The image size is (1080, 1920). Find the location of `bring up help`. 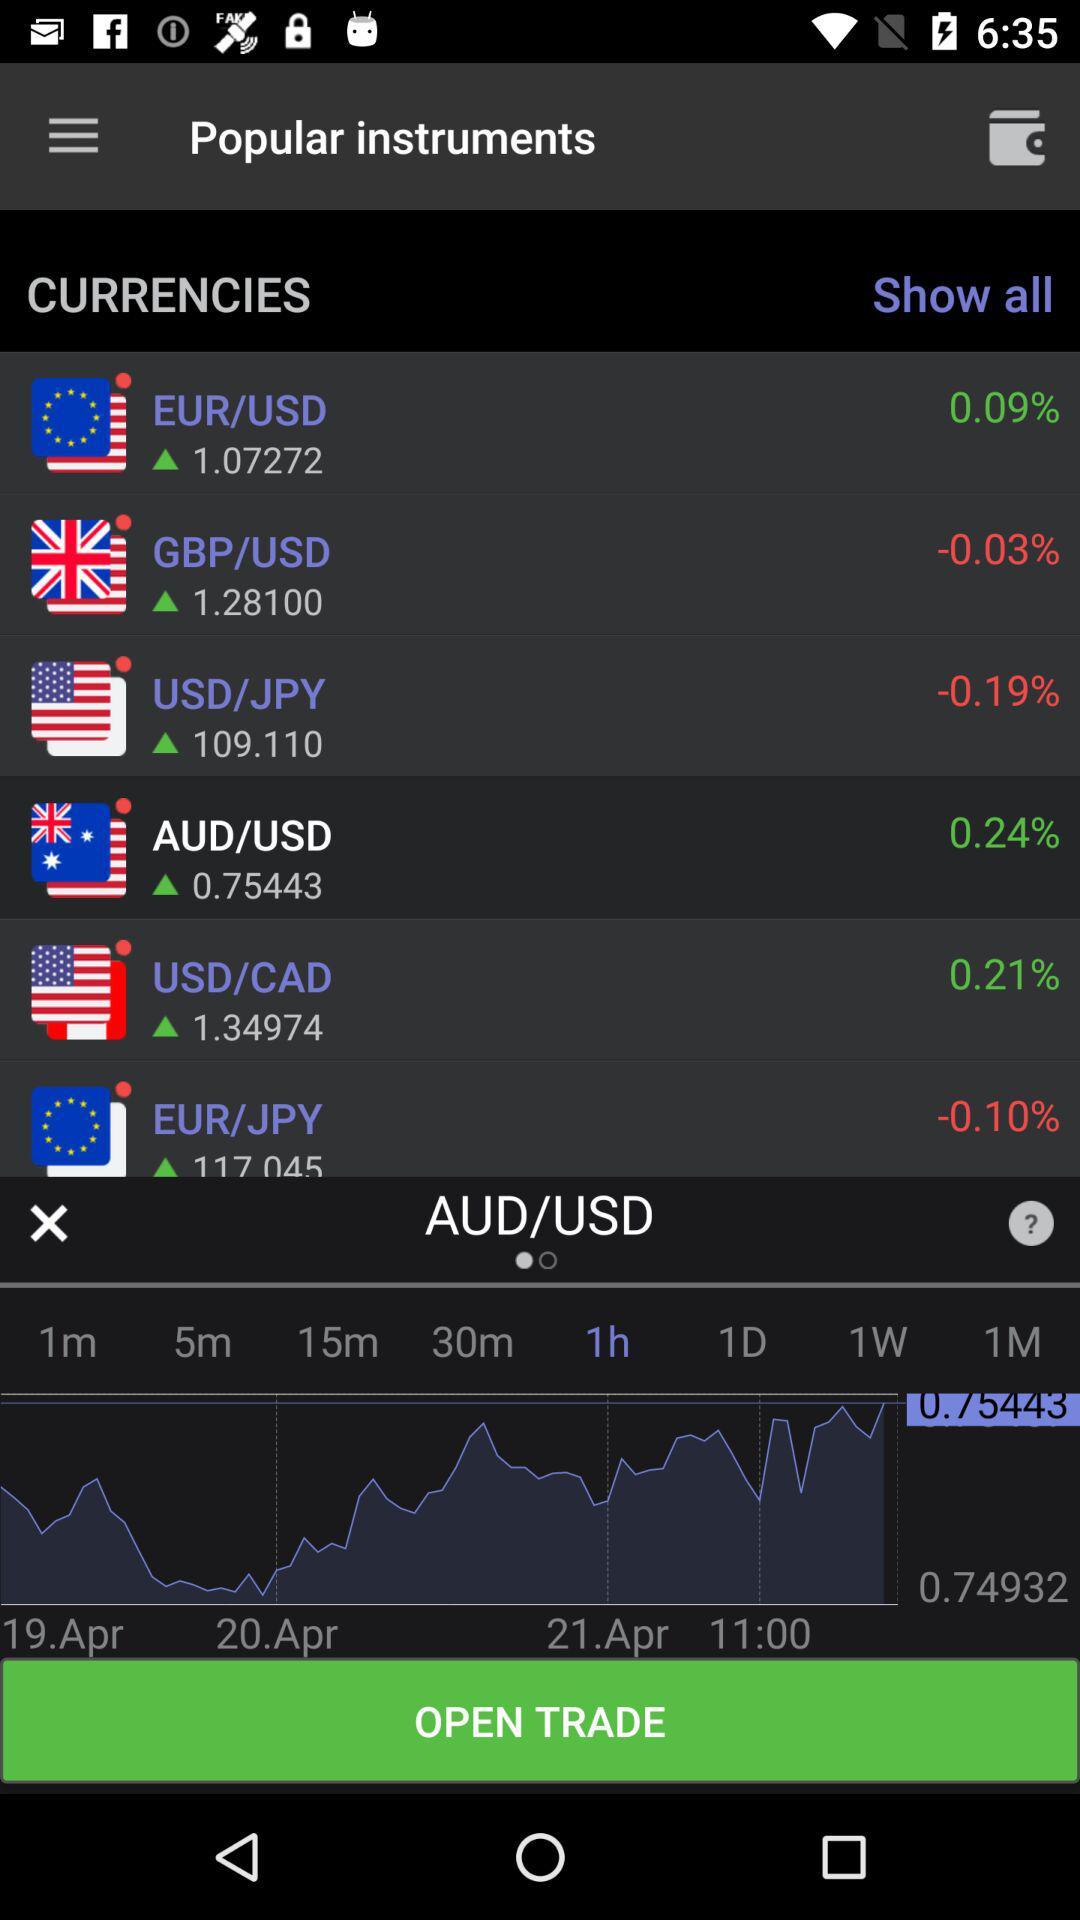

bring up help is located at coordinates (1031, 1222).